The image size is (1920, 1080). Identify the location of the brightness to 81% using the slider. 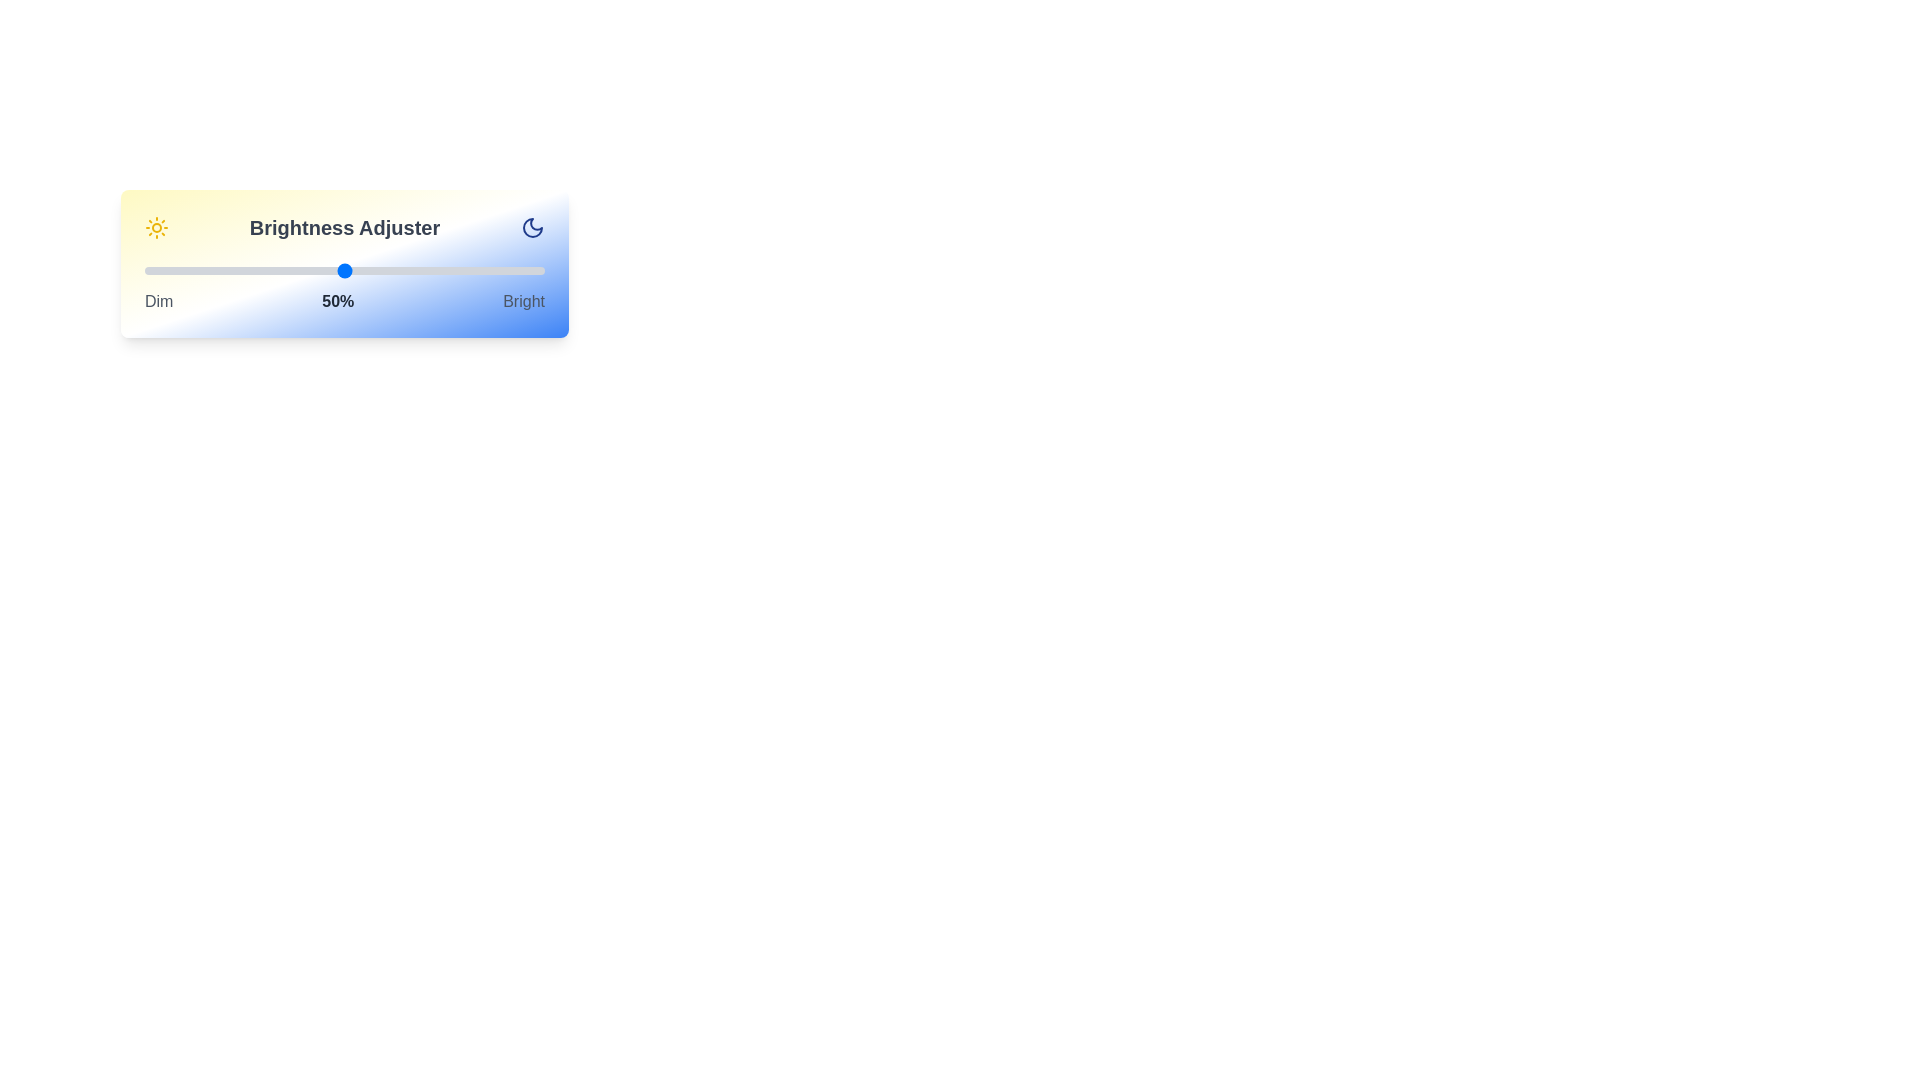
(468, 270).